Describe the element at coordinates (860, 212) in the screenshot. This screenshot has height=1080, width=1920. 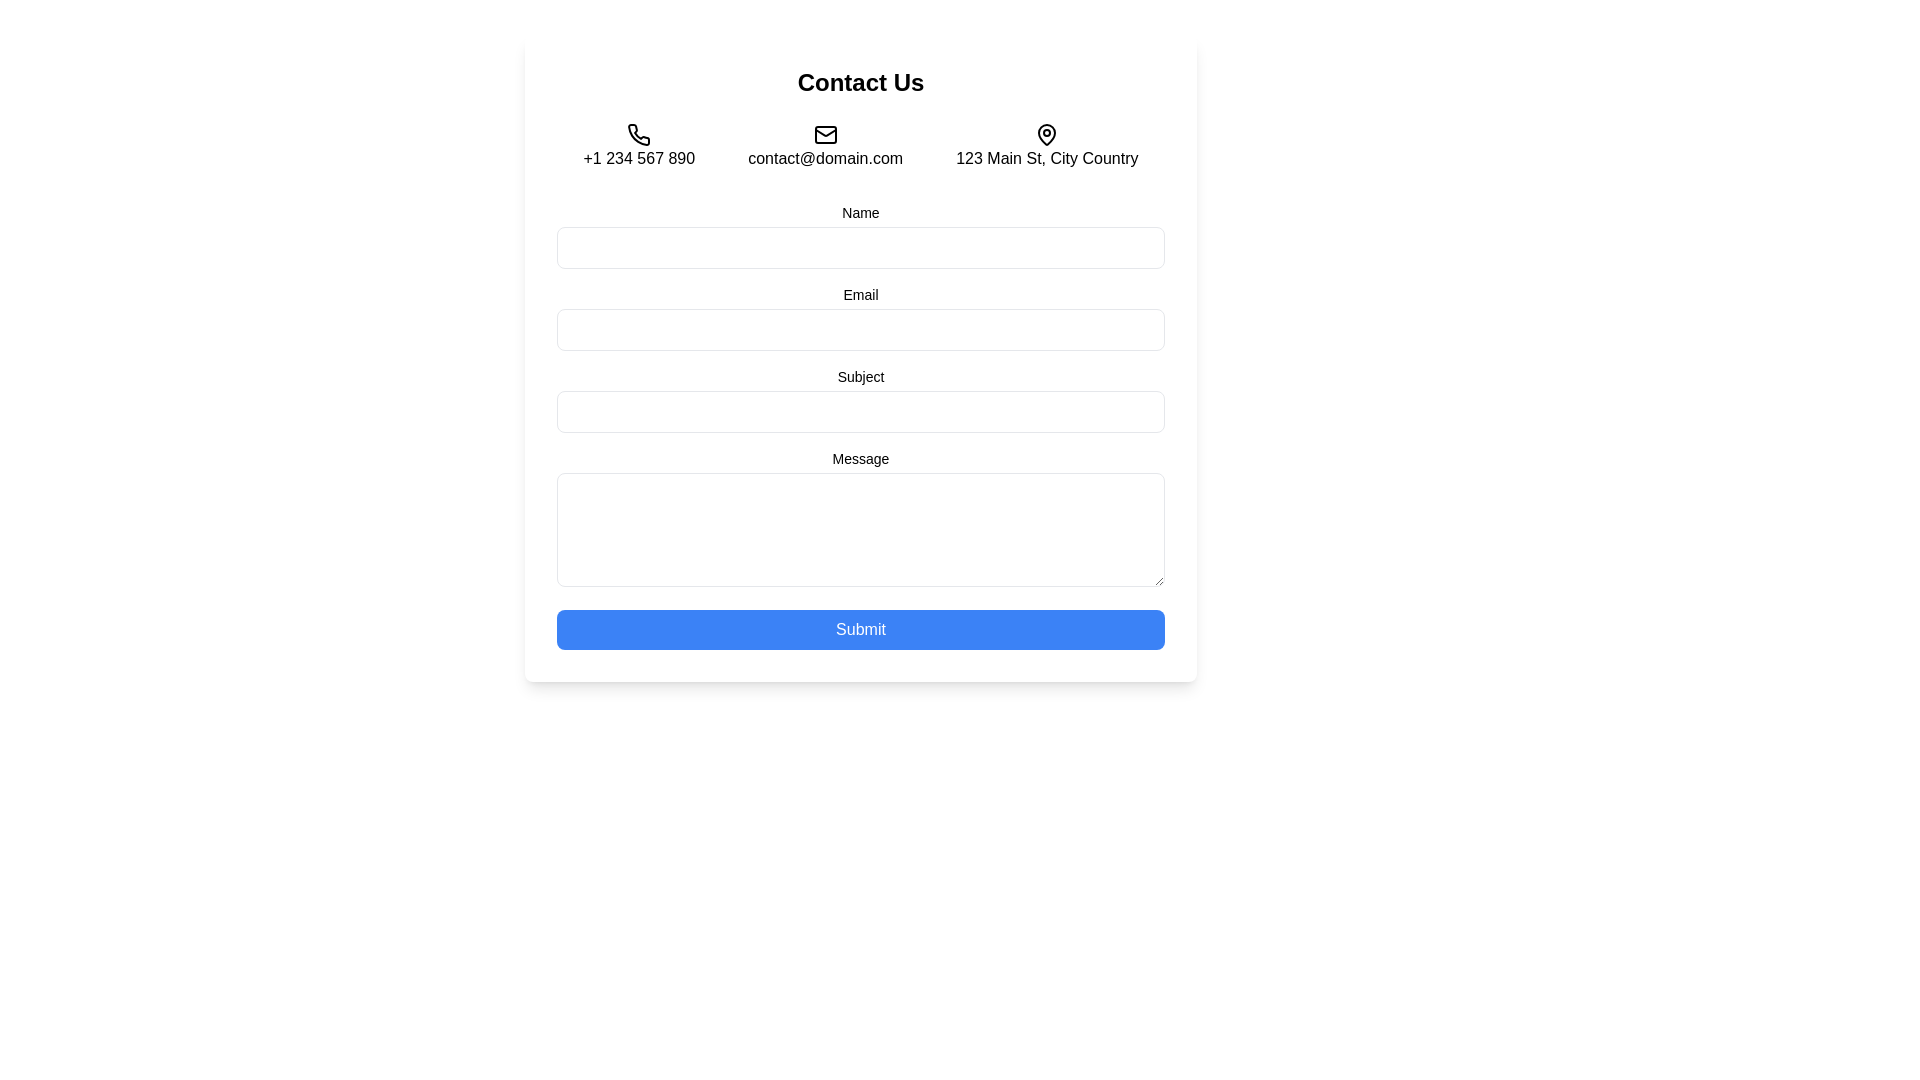
I see `the 'Name' label, which is displayed in bold and medium-sized font, positioned above the name input field in the contact form` at that location.